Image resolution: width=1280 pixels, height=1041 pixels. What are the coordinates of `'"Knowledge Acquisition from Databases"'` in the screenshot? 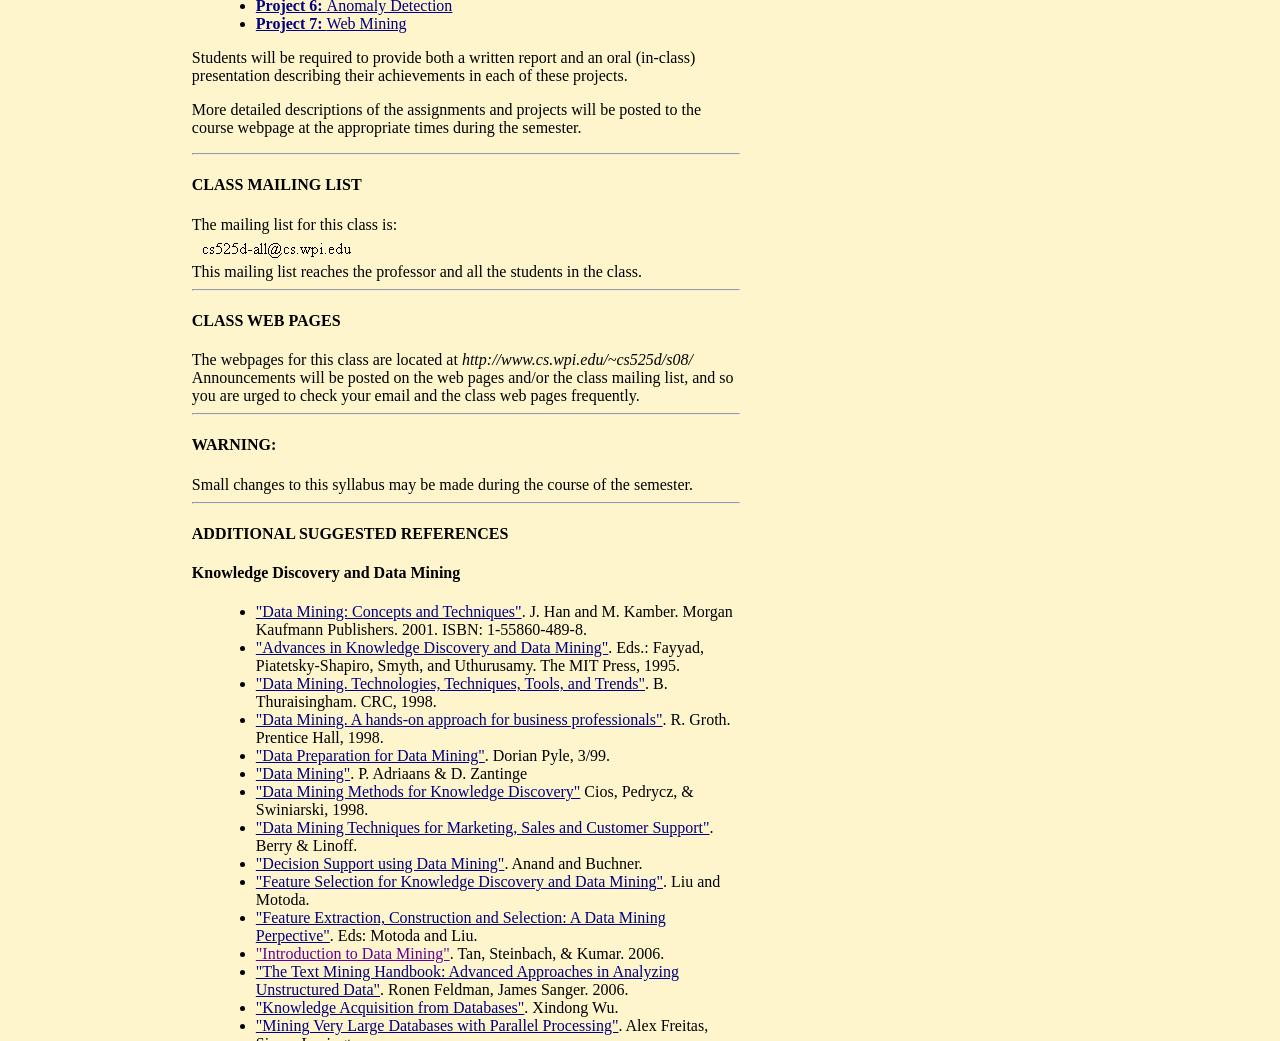 It's located at (389, 1007).